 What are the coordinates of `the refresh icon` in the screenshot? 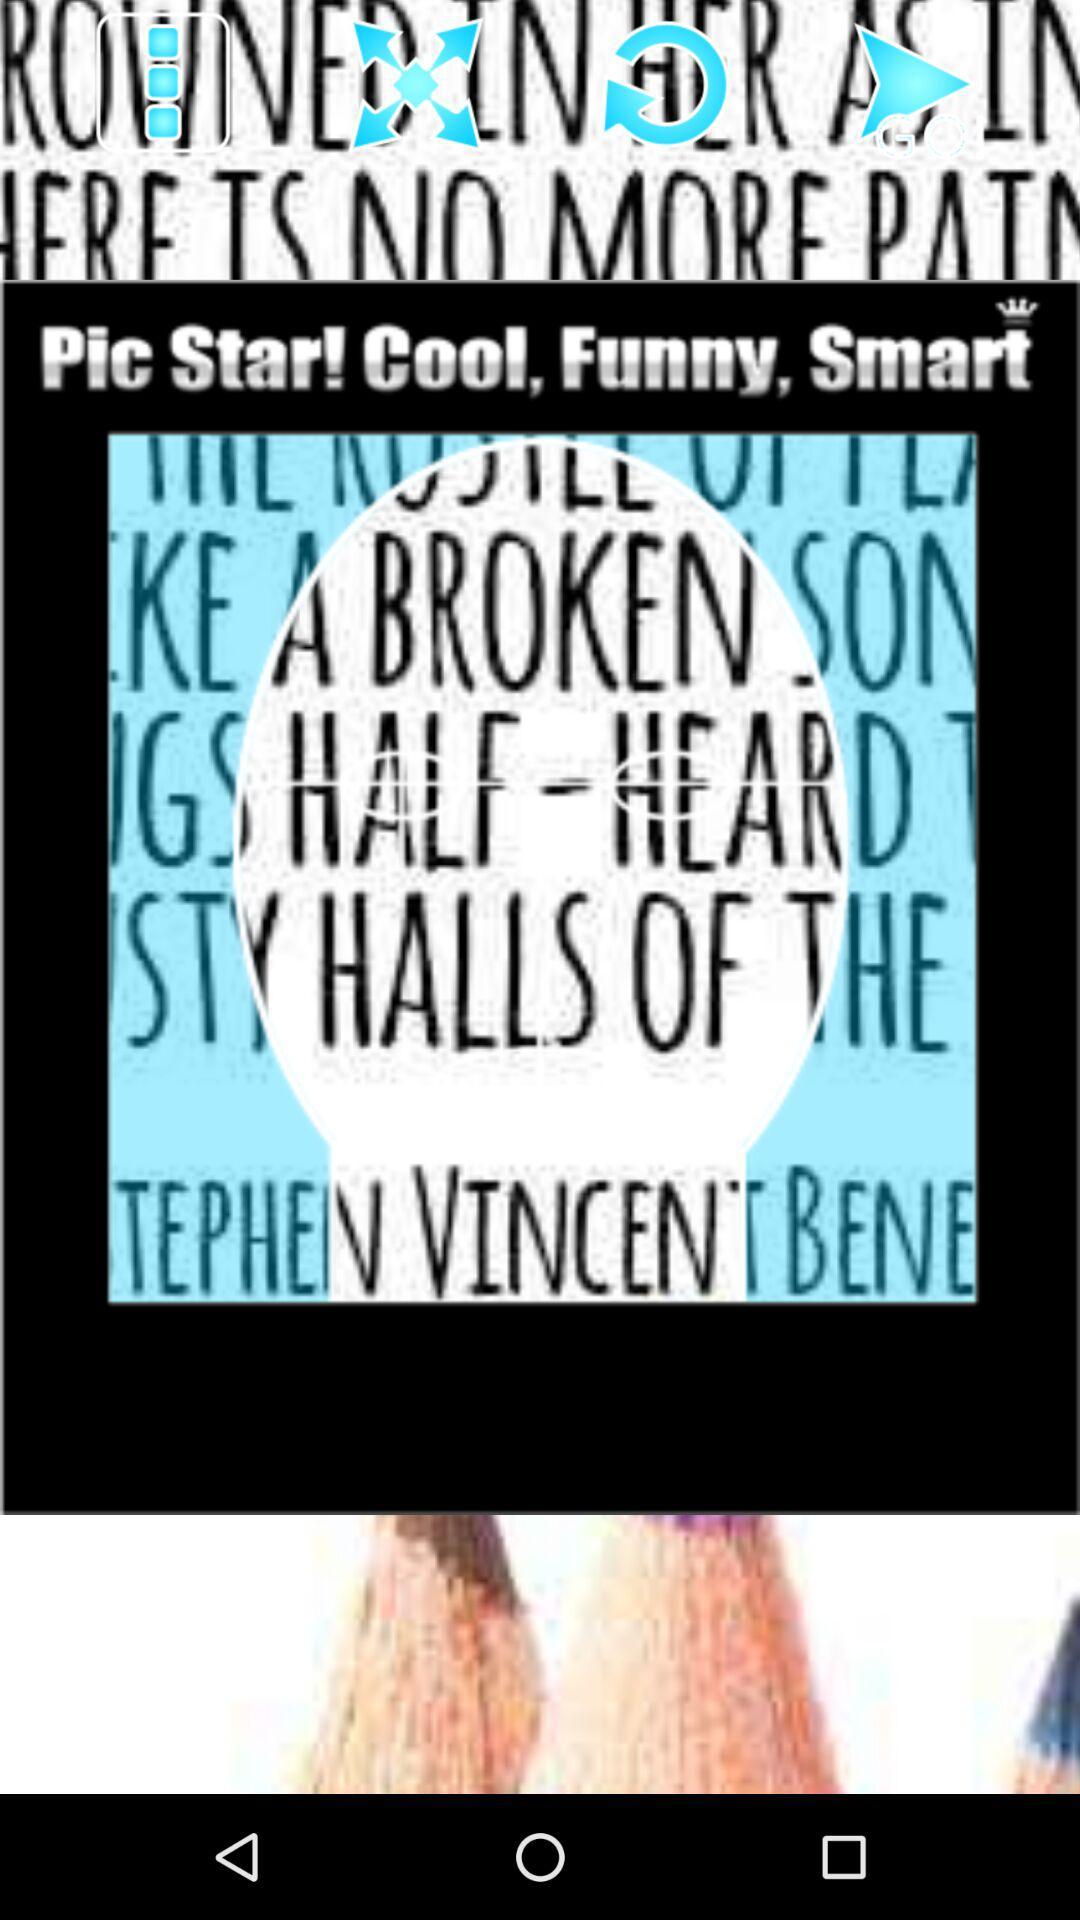 It's located at (666, 90).